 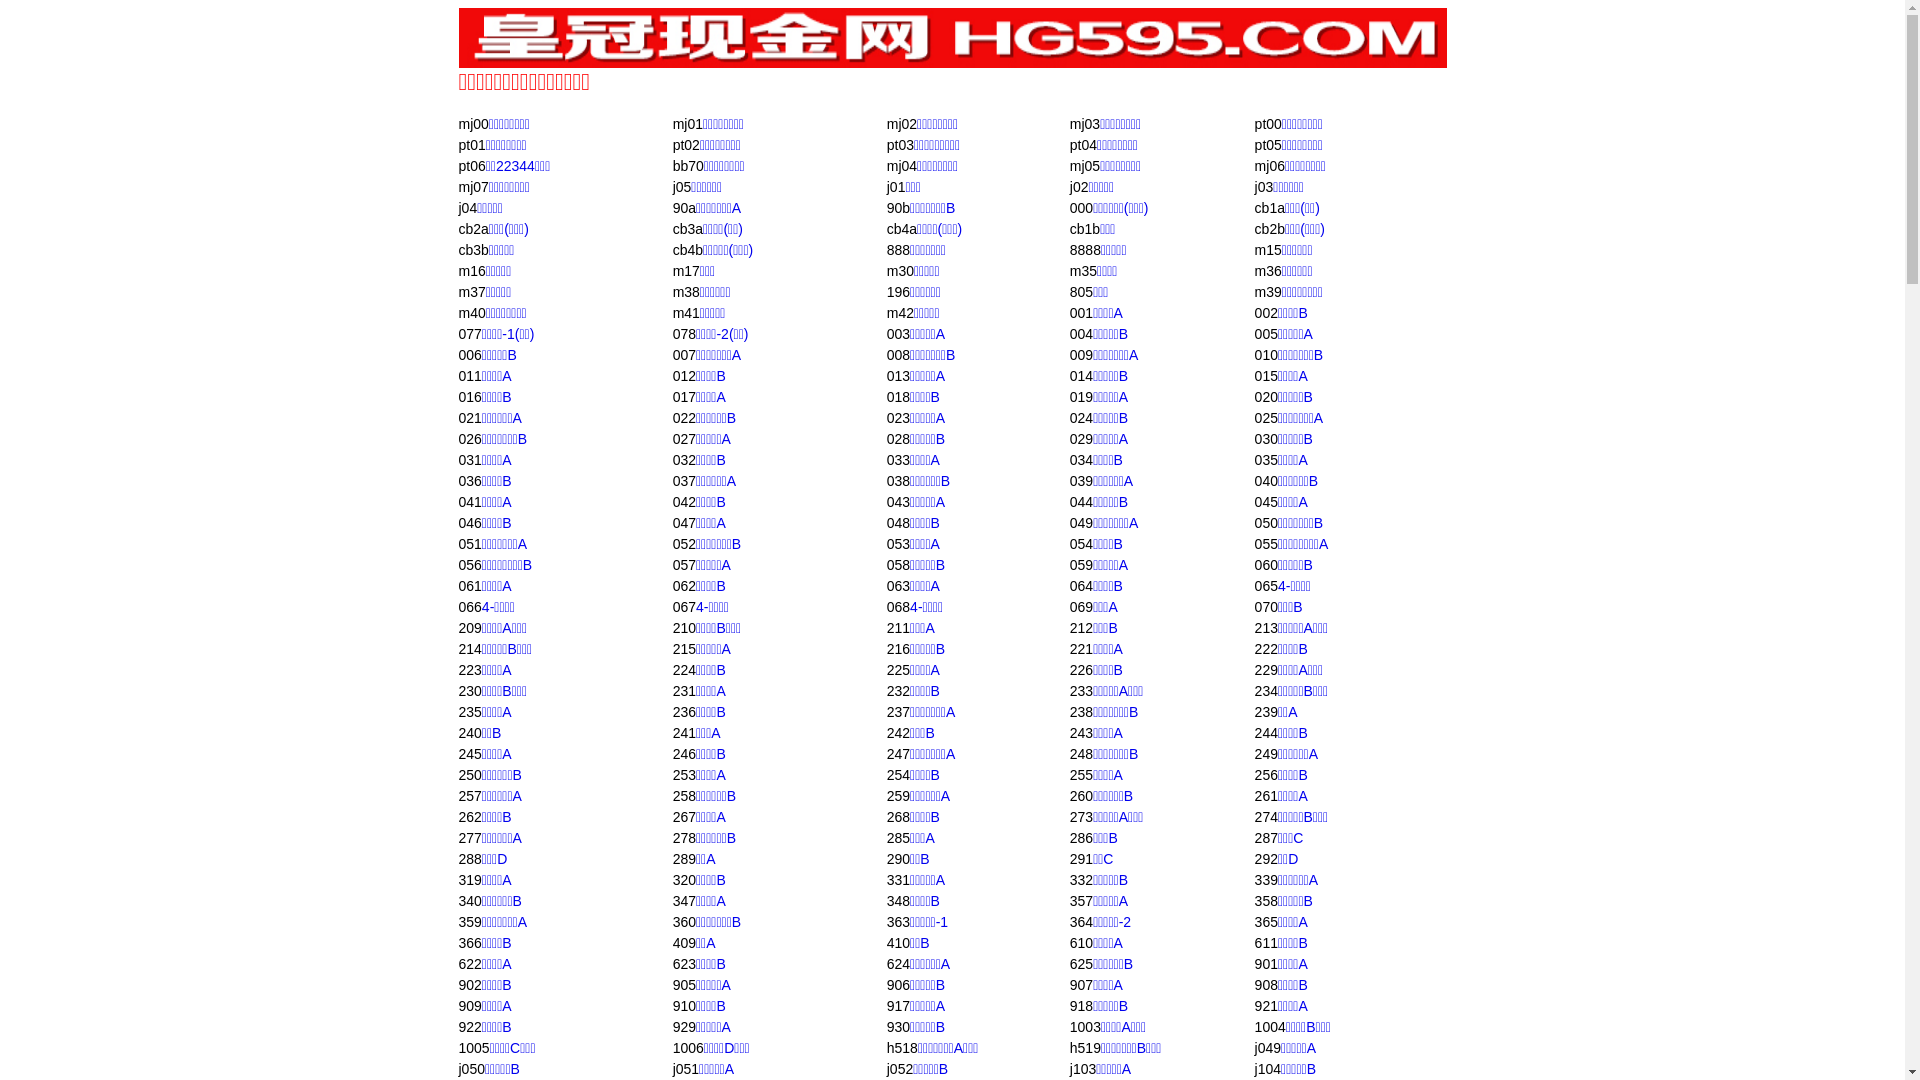 I want to click on '023', so click(x=897, y=416).